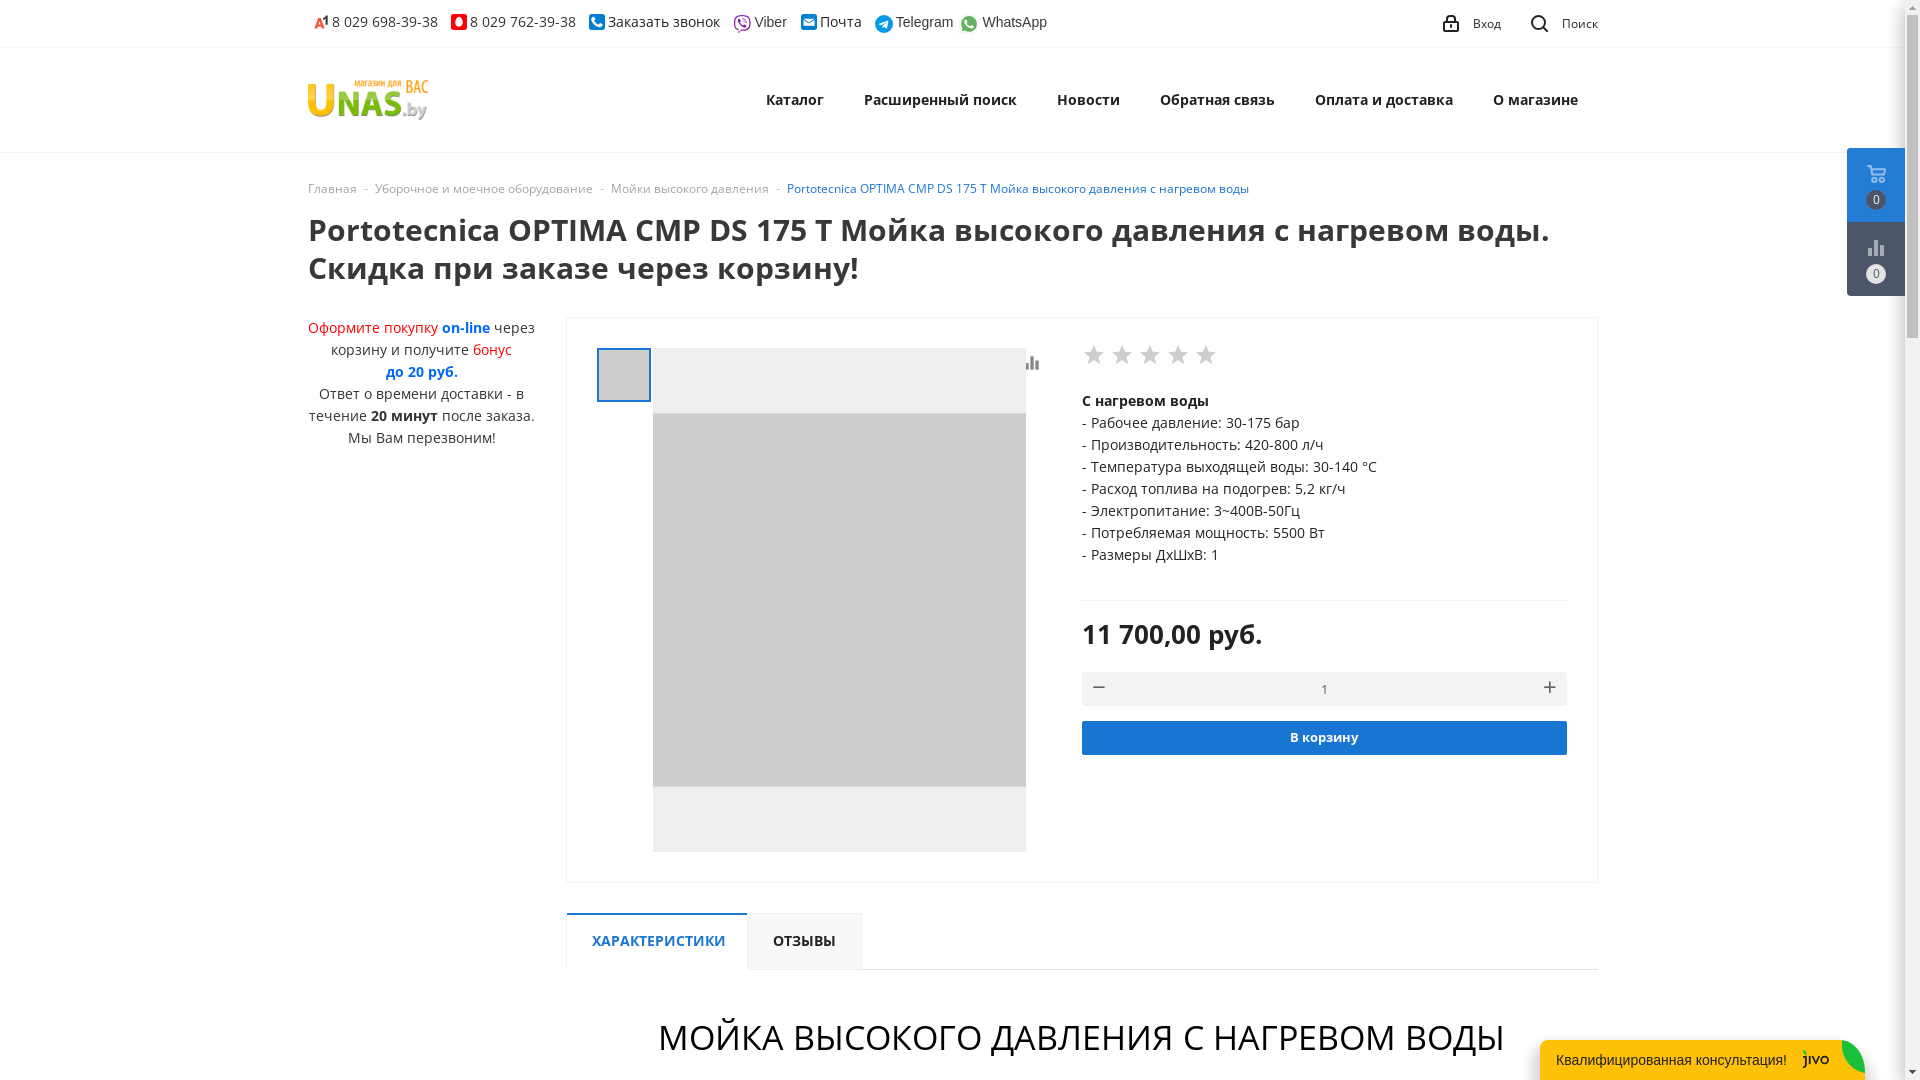 This screenshot has width=1920, height=1080. I want to click on '8 029 698-39-38', so click(375, 22).